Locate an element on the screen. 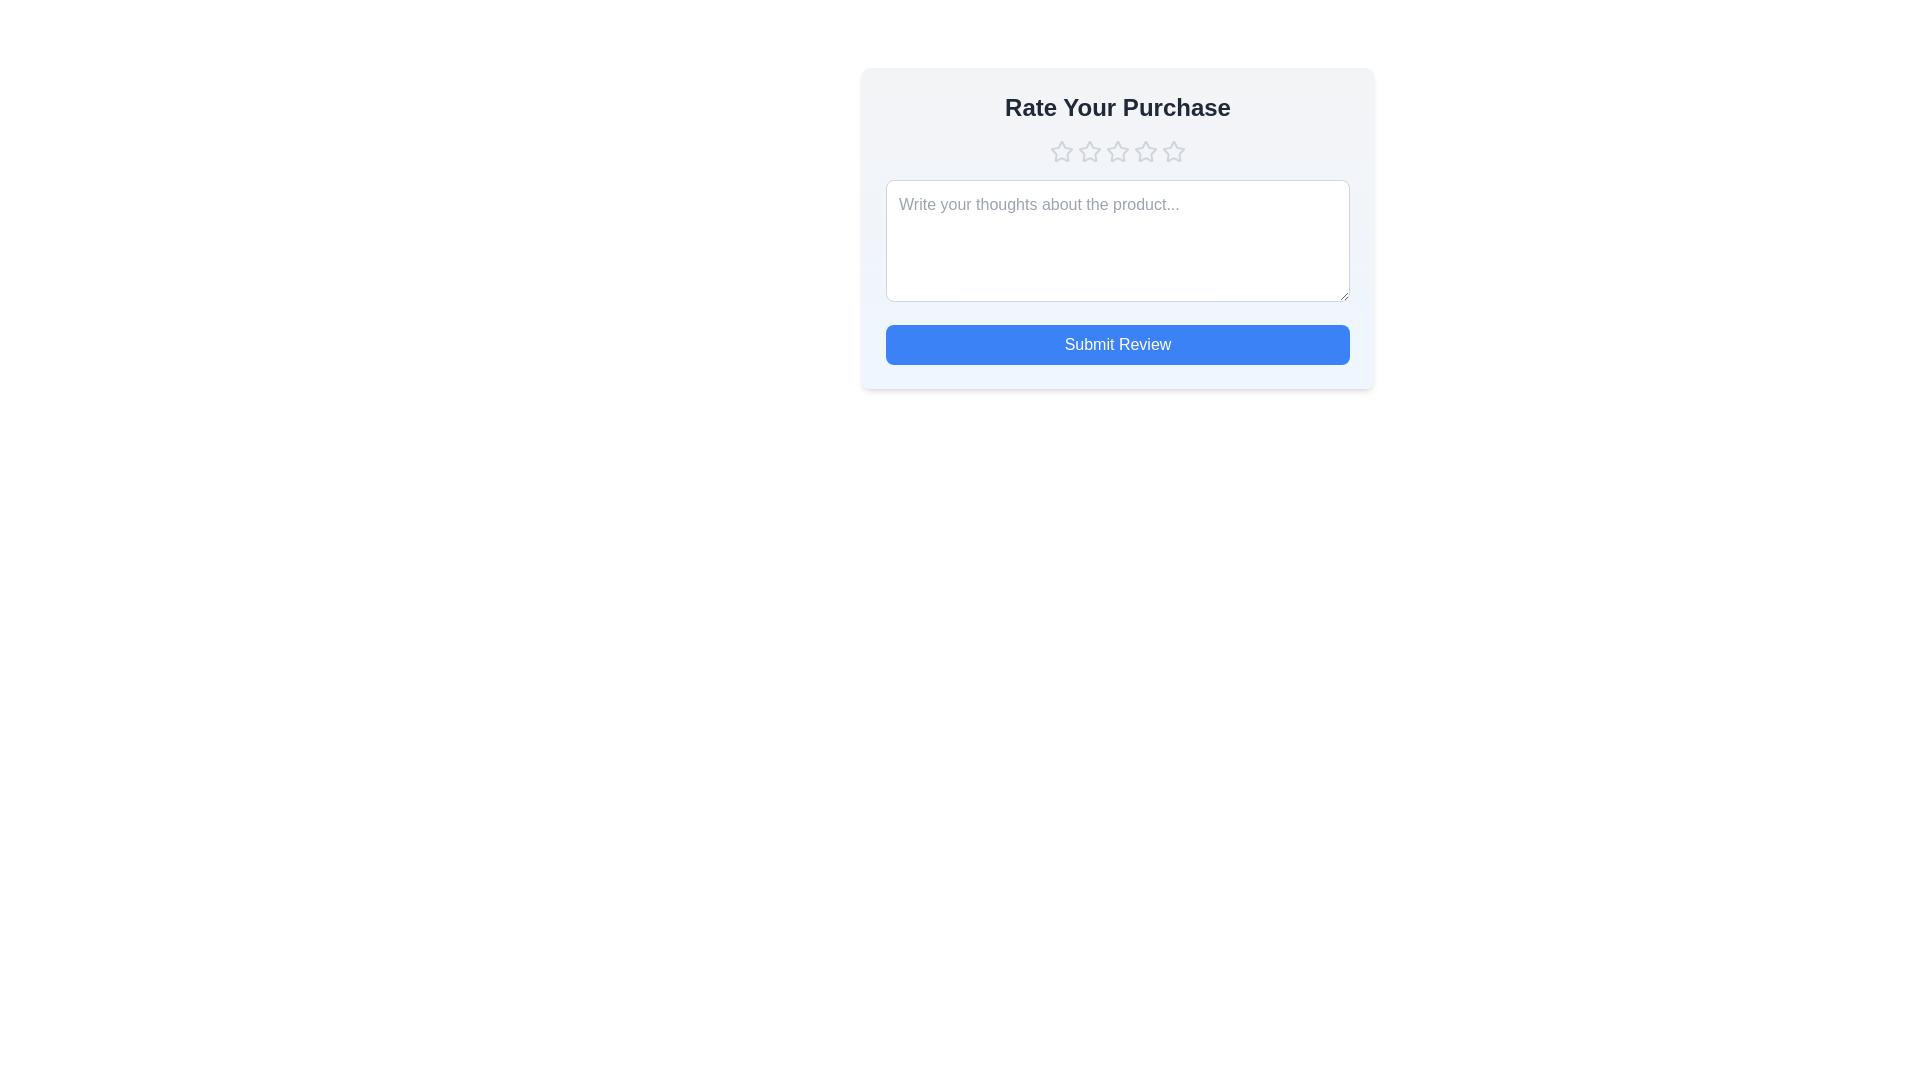 This screenshot has width=1920, height=1080. the star corresponding to the rating 2 is located at coordinates (1088, 150).